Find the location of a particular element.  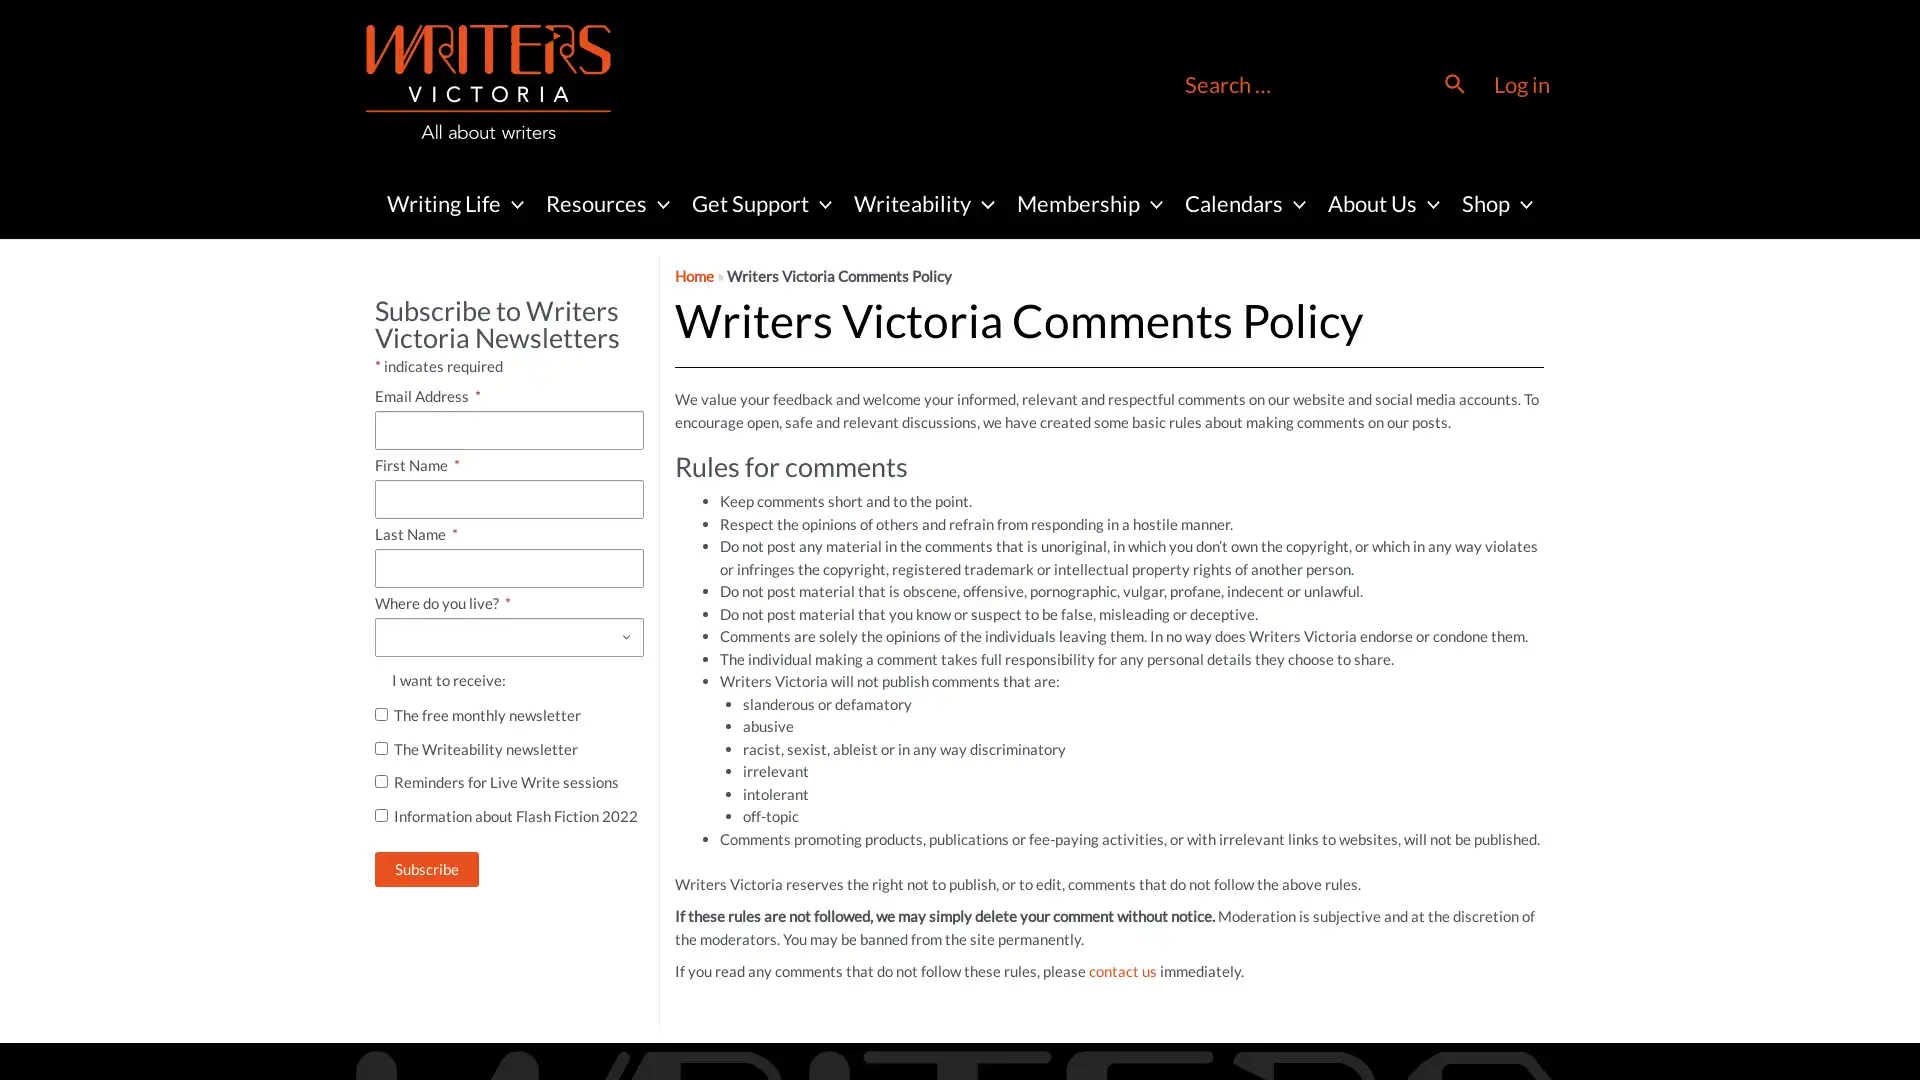

Search is located at coordinates (1455, 83).